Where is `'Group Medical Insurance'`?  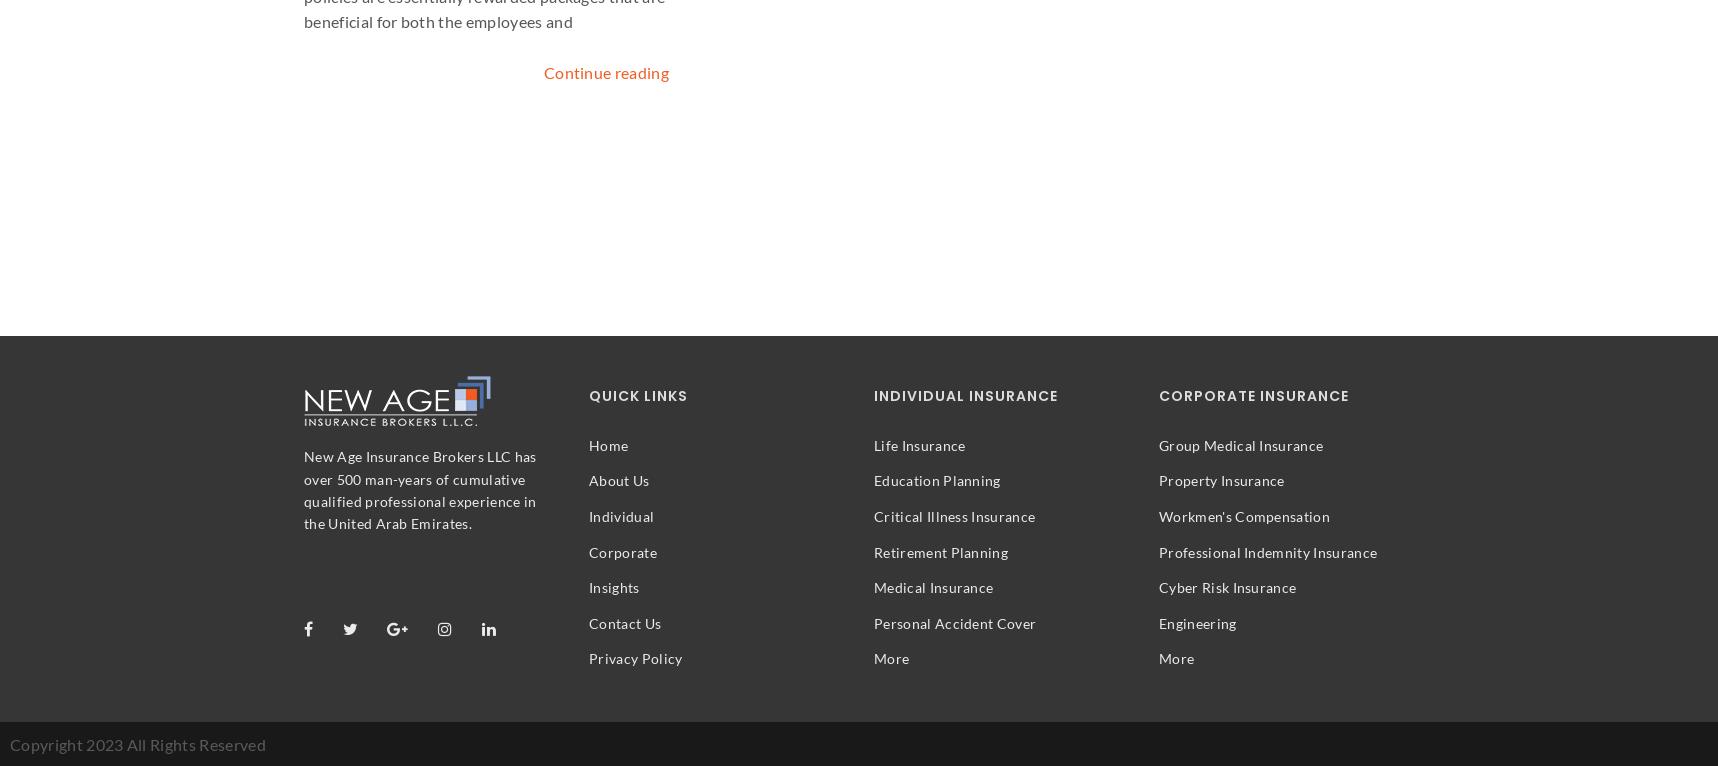
'Group Medical Insurance' is located at coordinates (1240, 444).